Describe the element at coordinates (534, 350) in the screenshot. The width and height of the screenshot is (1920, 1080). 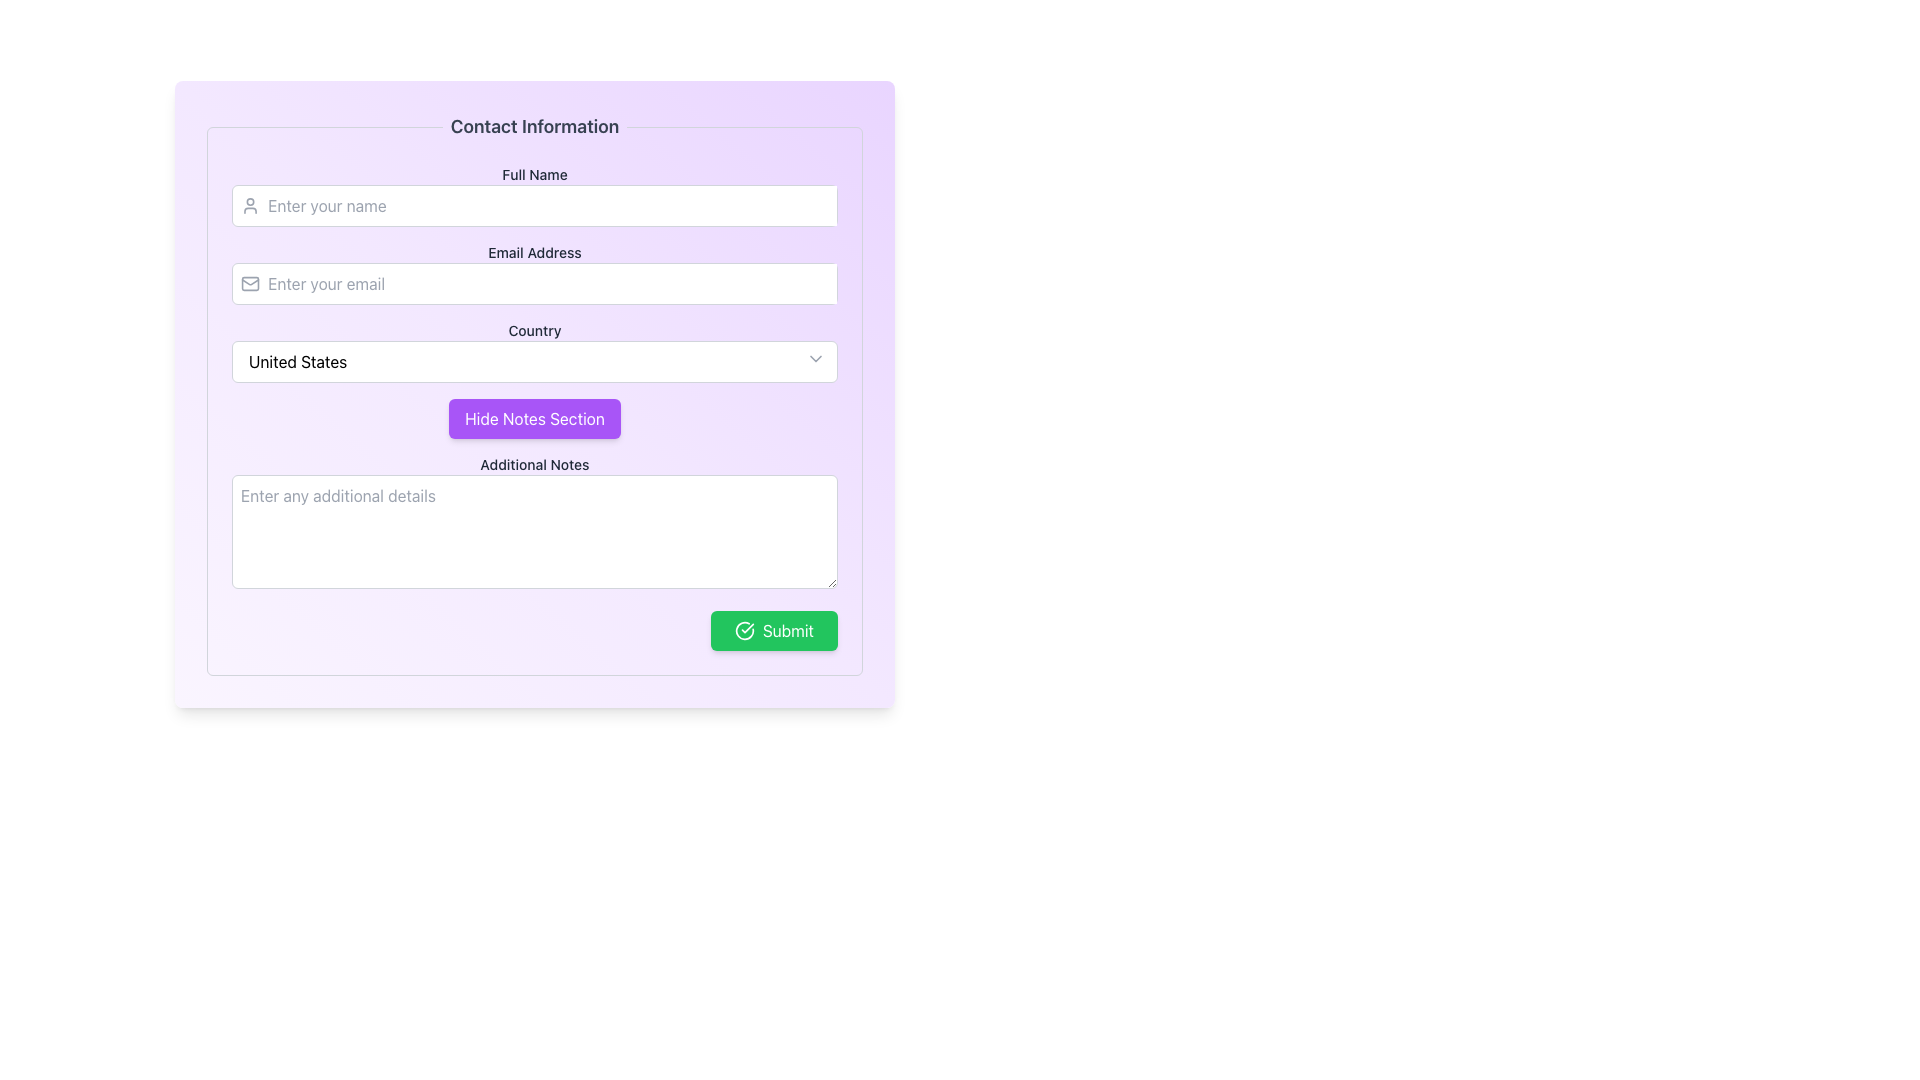
I see `the dropdown menu for selecting a country, which is located in the center of the form, below the 'Email Address' field and above the 'Hide Notes Section' button` at that location.